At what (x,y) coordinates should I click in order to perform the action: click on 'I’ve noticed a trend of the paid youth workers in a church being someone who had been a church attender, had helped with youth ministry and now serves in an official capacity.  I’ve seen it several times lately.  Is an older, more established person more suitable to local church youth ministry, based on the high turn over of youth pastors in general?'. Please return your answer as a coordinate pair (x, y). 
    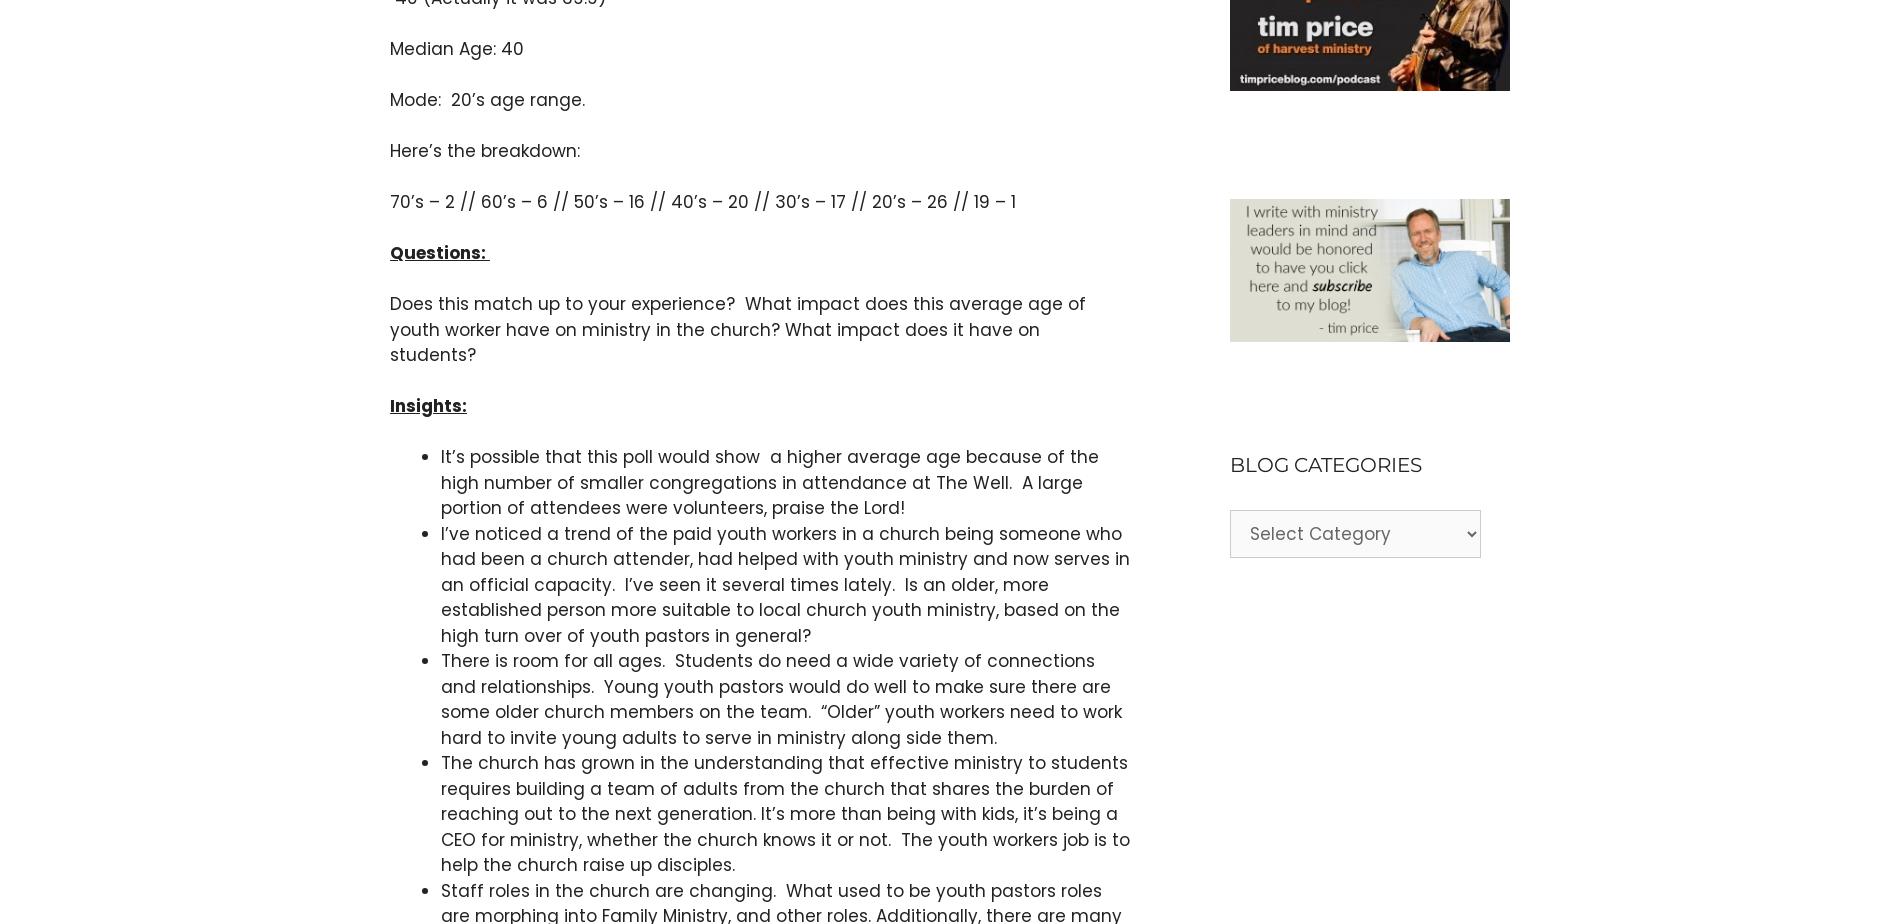
    Looking at the image, I should click on (784, 583).